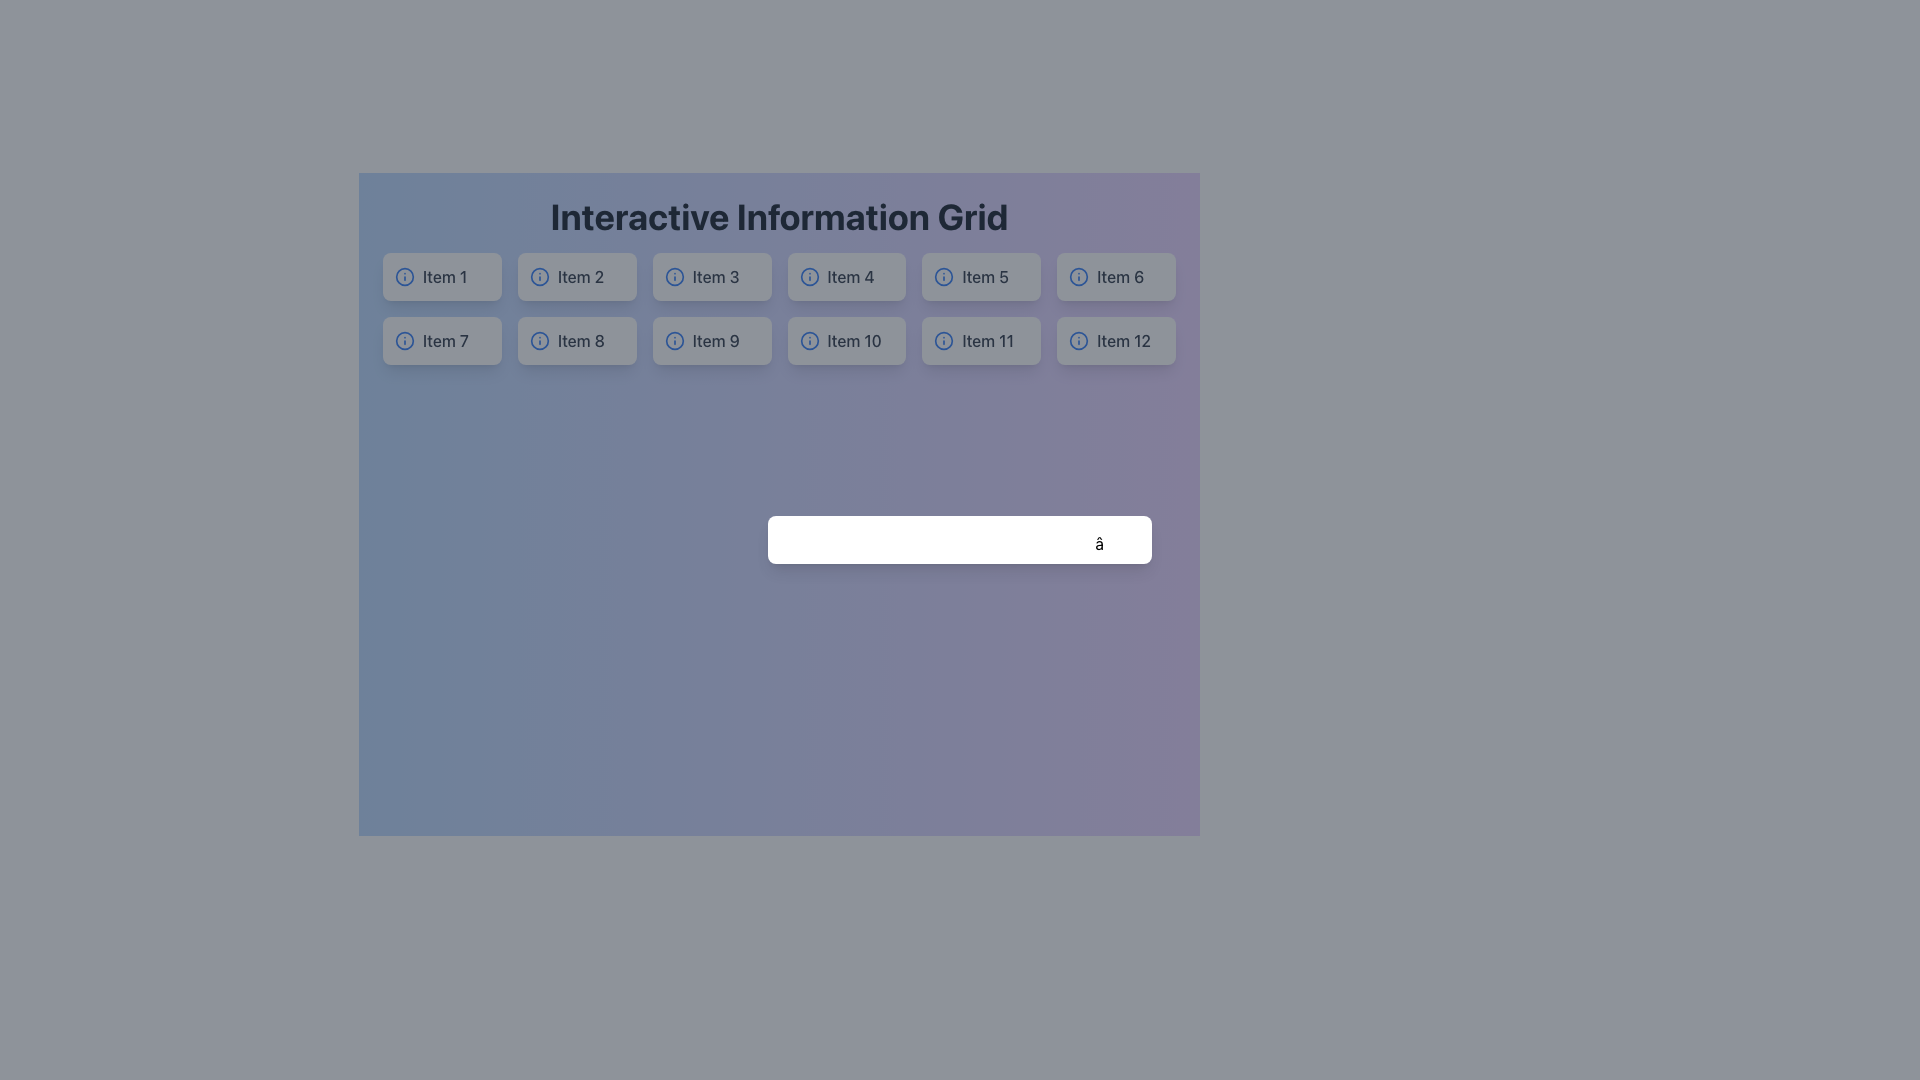 The height and width of the screenshot is (1080, 1920). What do you see at coordinates (444, 277) in the screenshot?
I see `the 'Item 1' text label displayed on the light gray rectangular card within the 'Interactive Information Grid', located in the top-left corner of the first card in the grid` at bounding box center [444, 277].